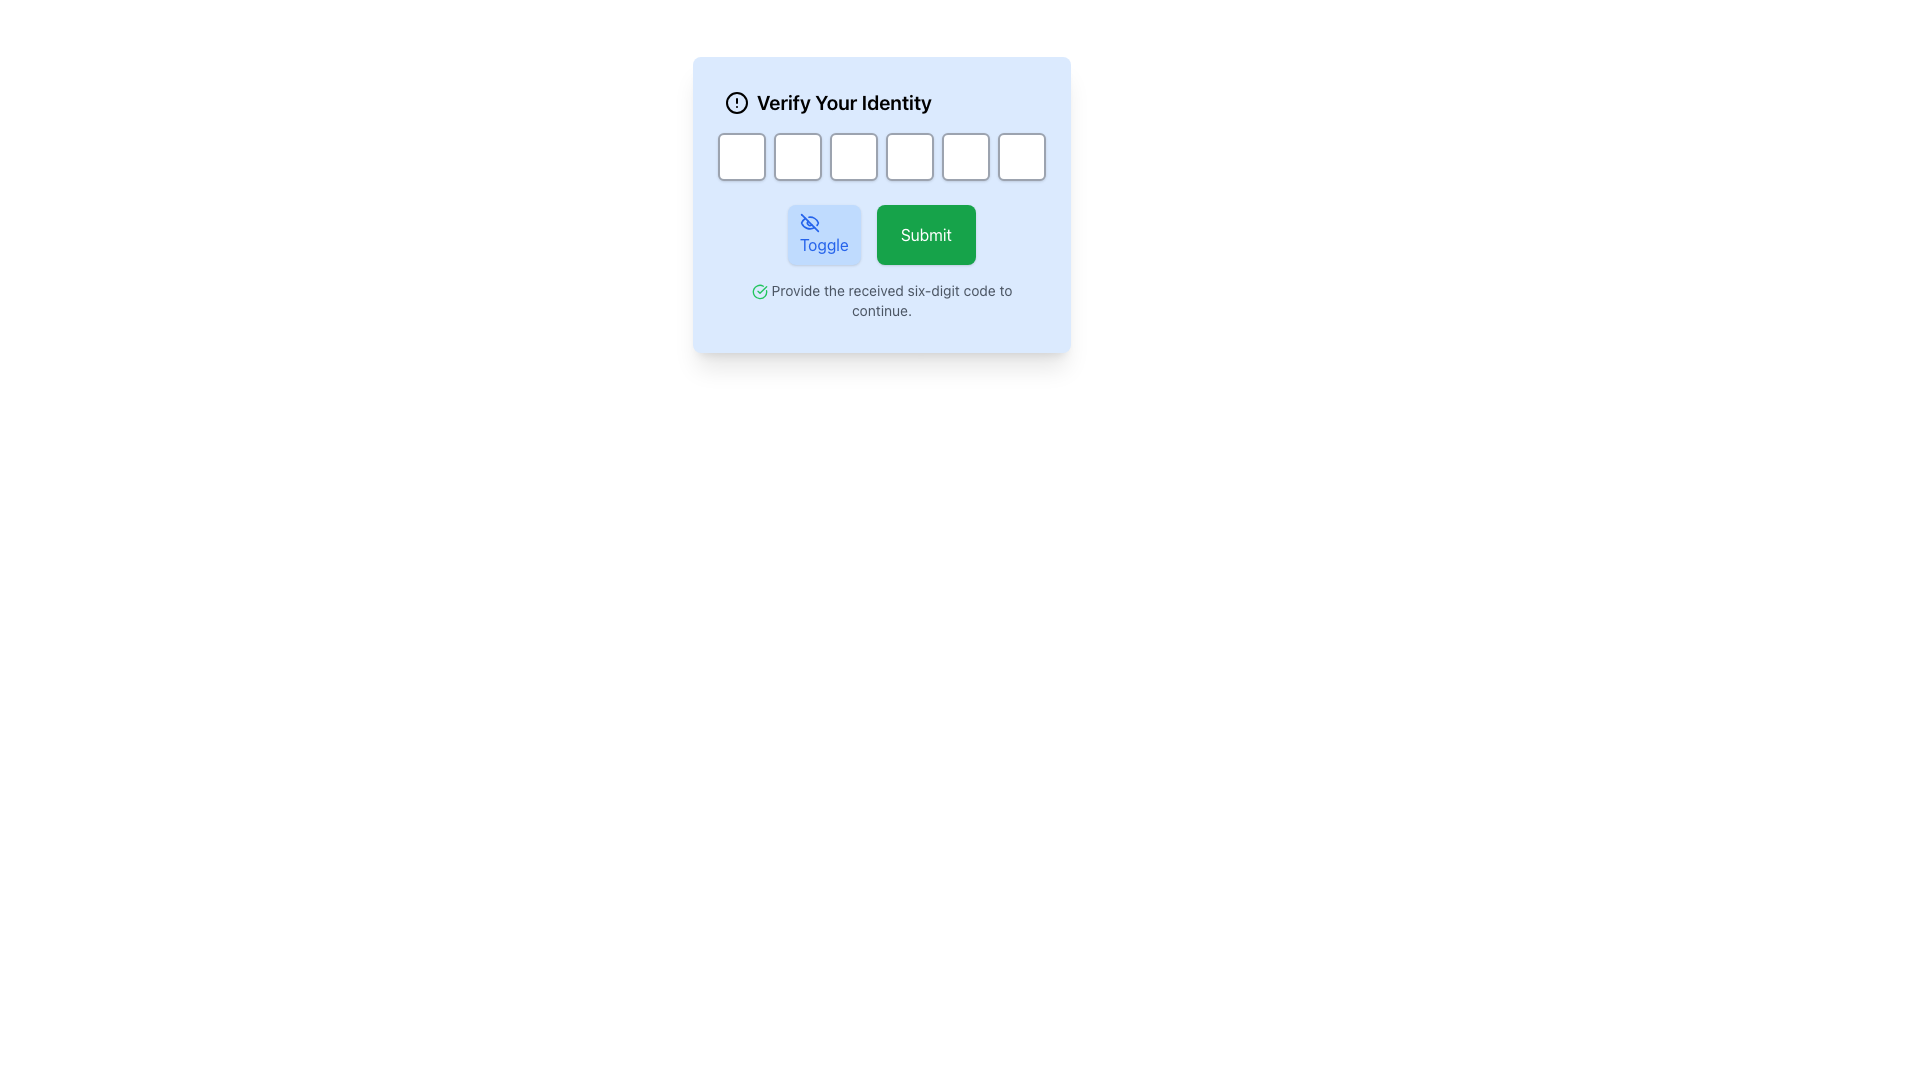 The image size is (1920, 1080). I want to click on the alert icon, which is a circular icon with a vertical exclamation mark, located to the left of the 'Verify Your Identity' text in the header section, so click(736, 103).